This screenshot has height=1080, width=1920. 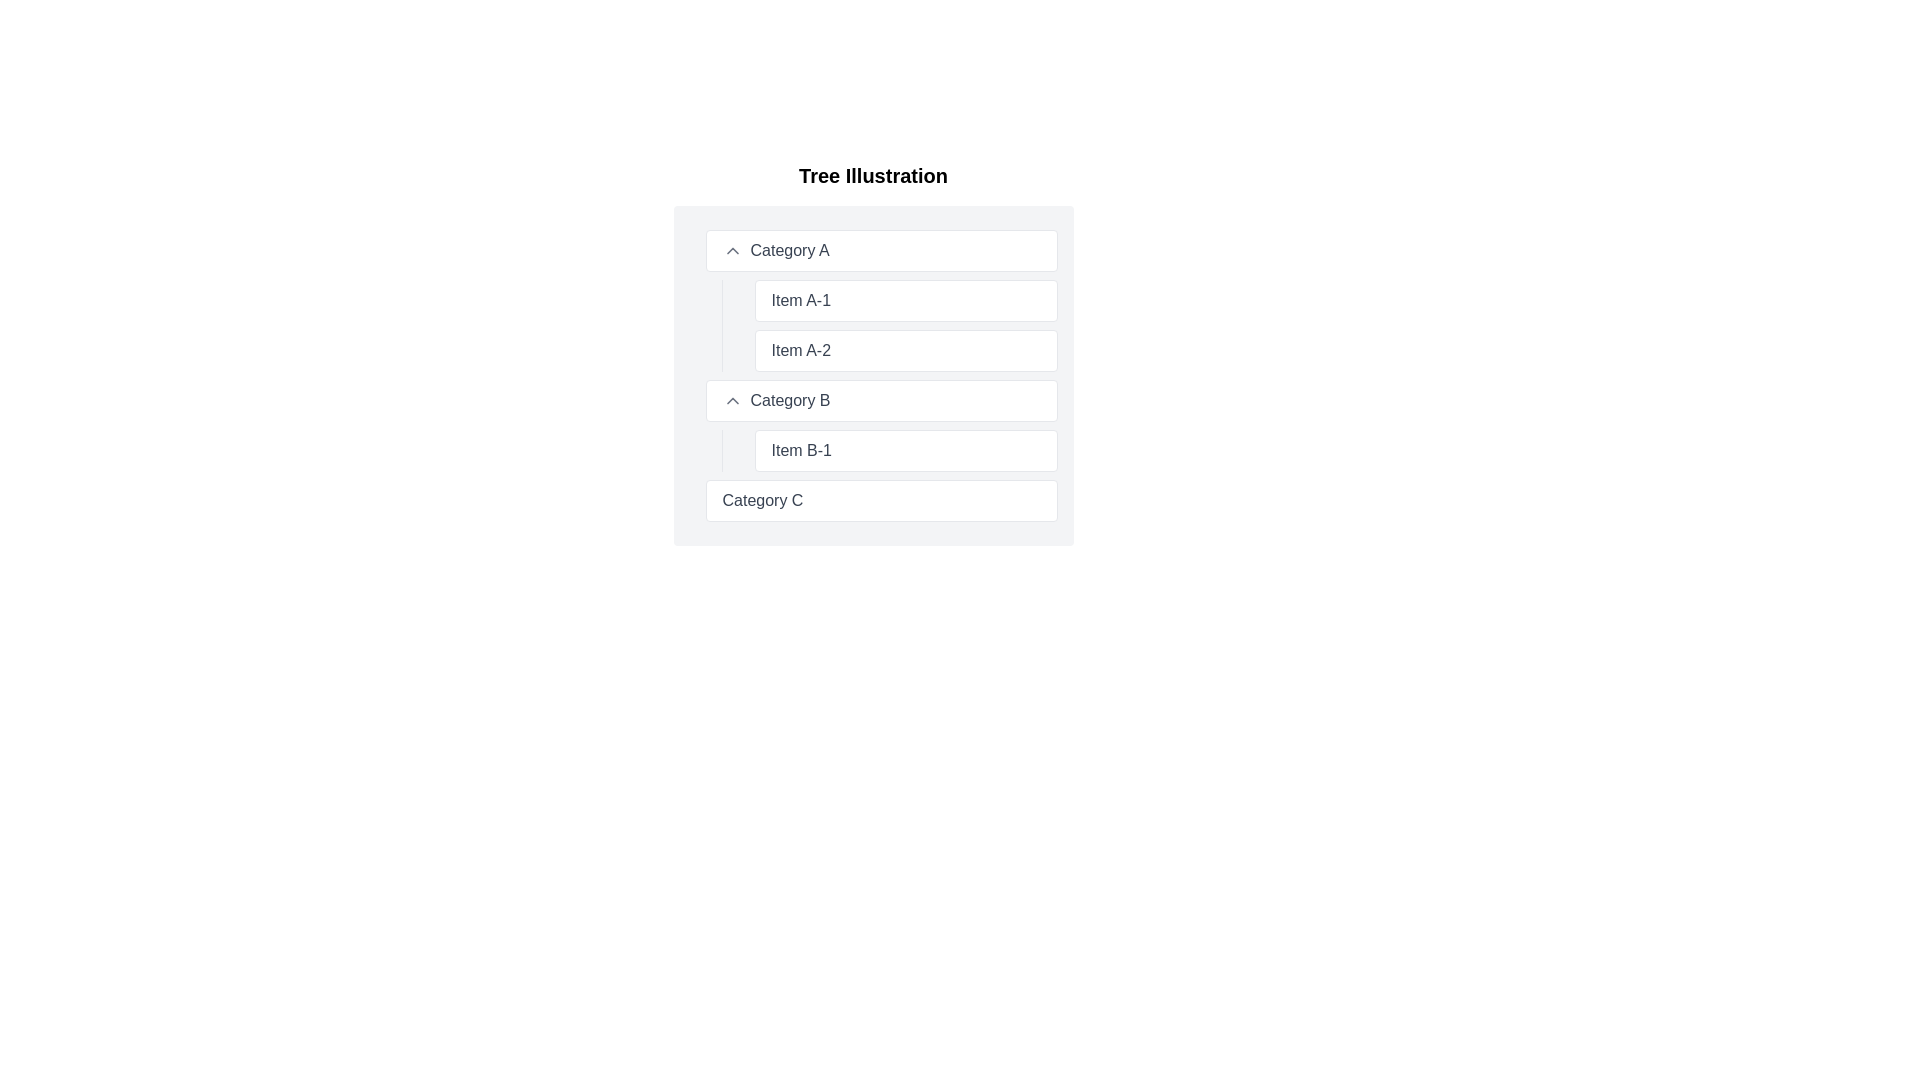 I want to click on the list item 'Item B-1' located in the expandable section that follows 'Category A', so click(x=880, y=424).